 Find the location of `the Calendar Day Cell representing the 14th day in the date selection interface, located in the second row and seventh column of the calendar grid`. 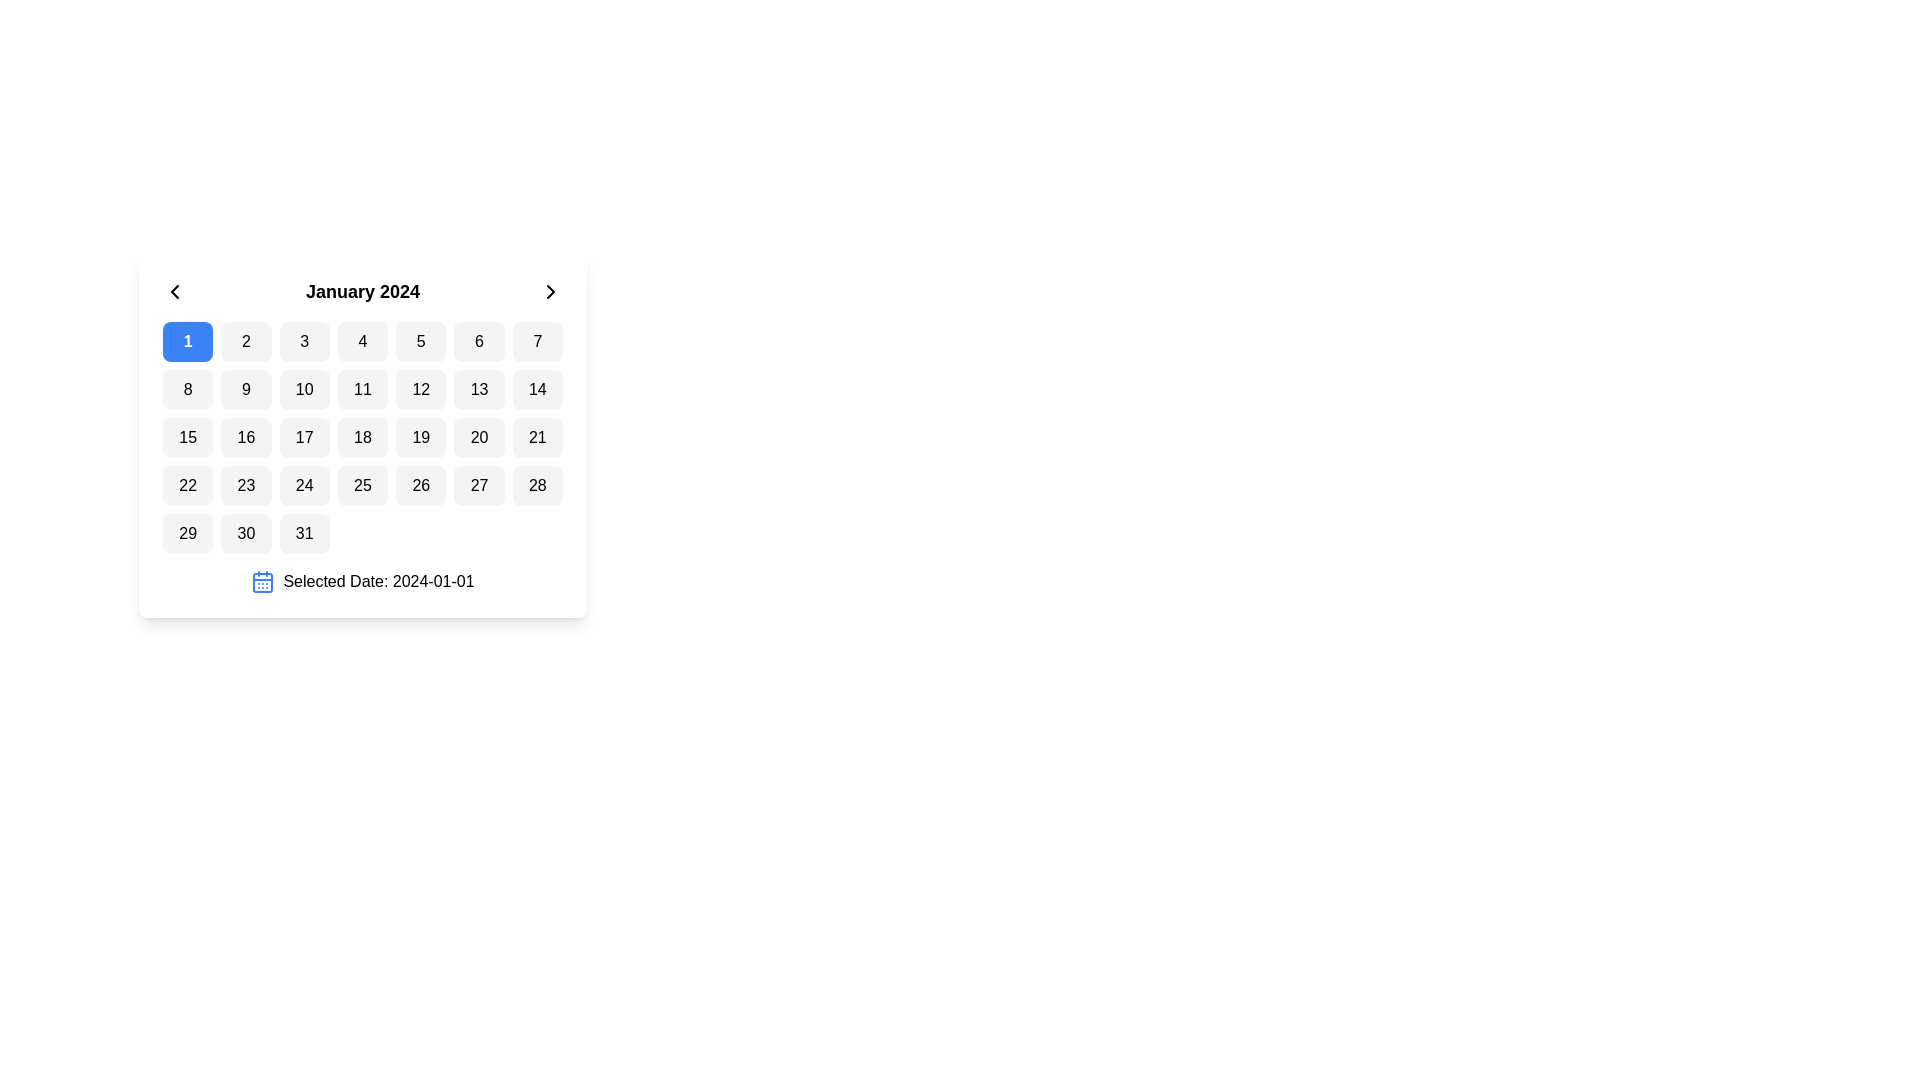

the Calendar Day Cell representing the 14th day in the date selection interface, located in the second row and seventh column of the calendar grid is located at coordinates (537, 389).